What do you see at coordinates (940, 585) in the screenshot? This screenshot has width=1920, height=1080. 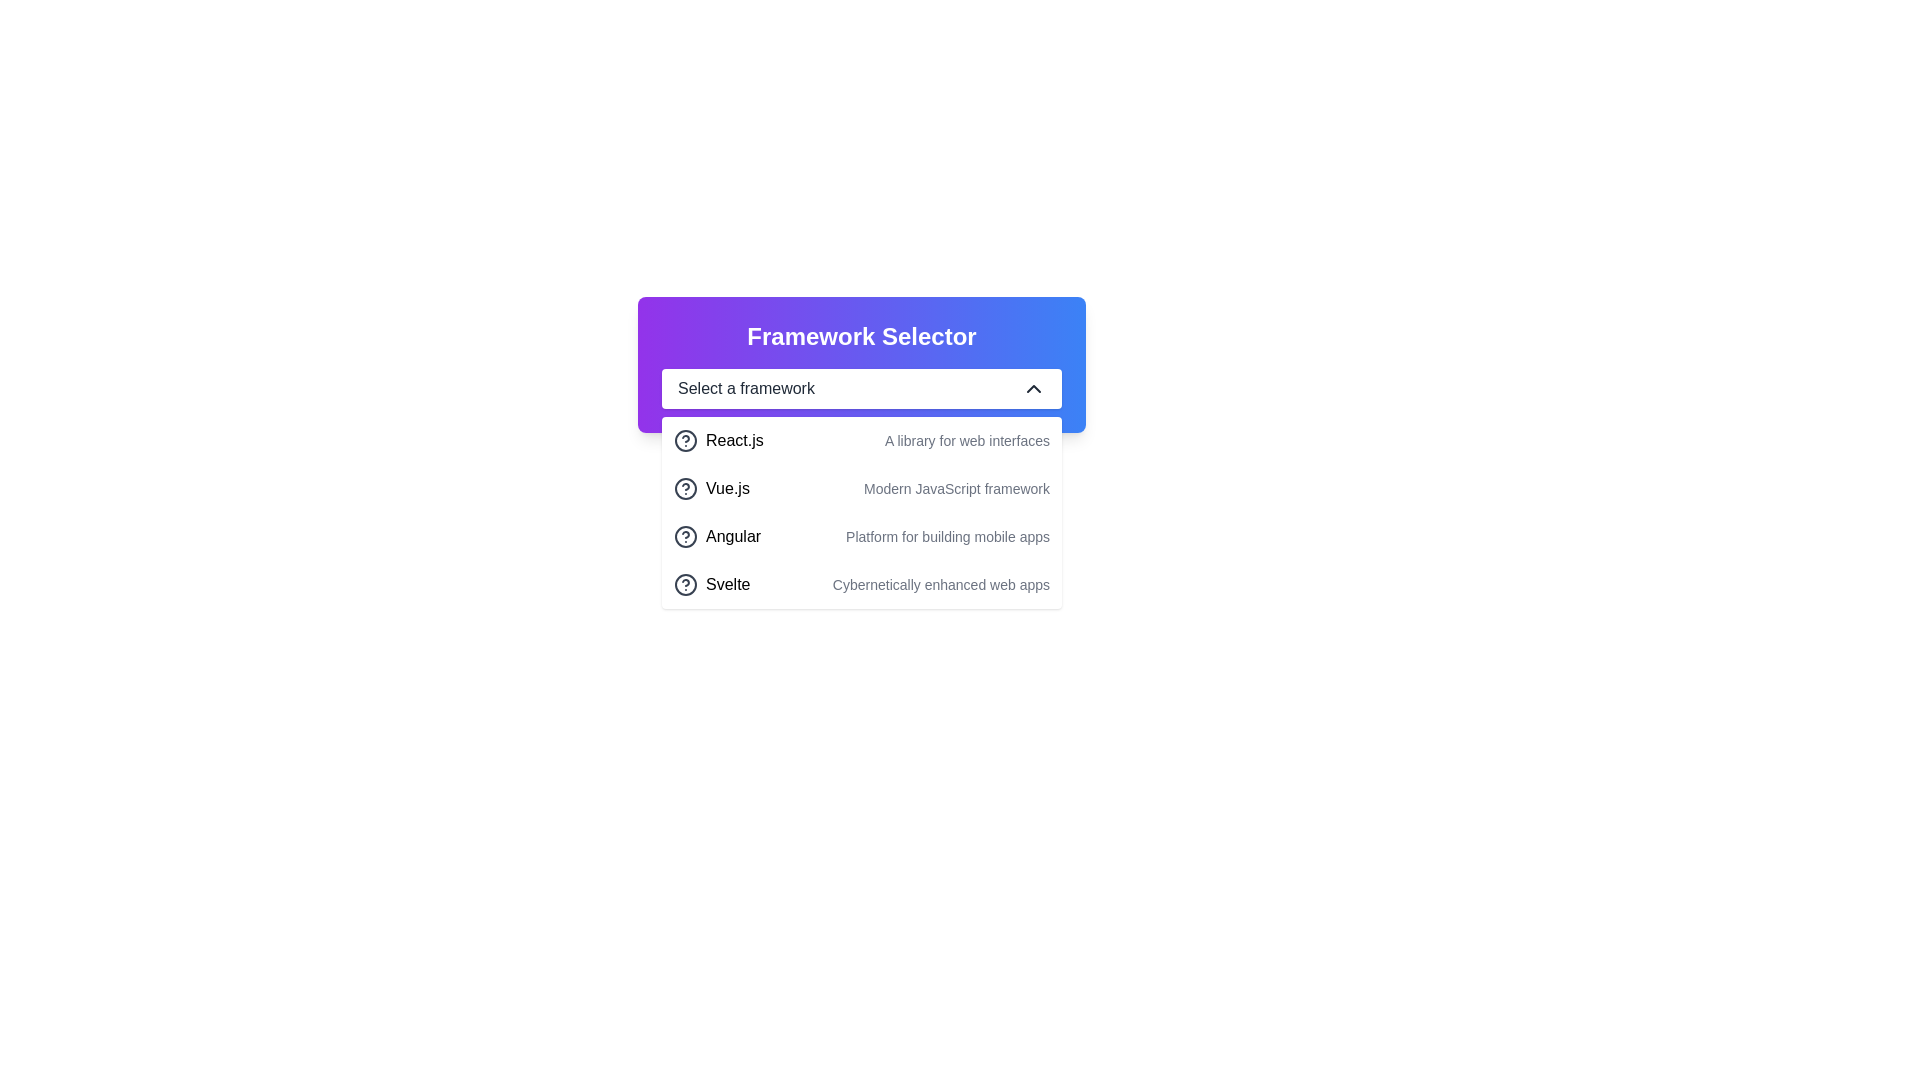 I see `the descriptive text label for the 'Svelte' framework within the dropdown menu of the 'Framework Selector' interface` at bounding box center [940, 585].